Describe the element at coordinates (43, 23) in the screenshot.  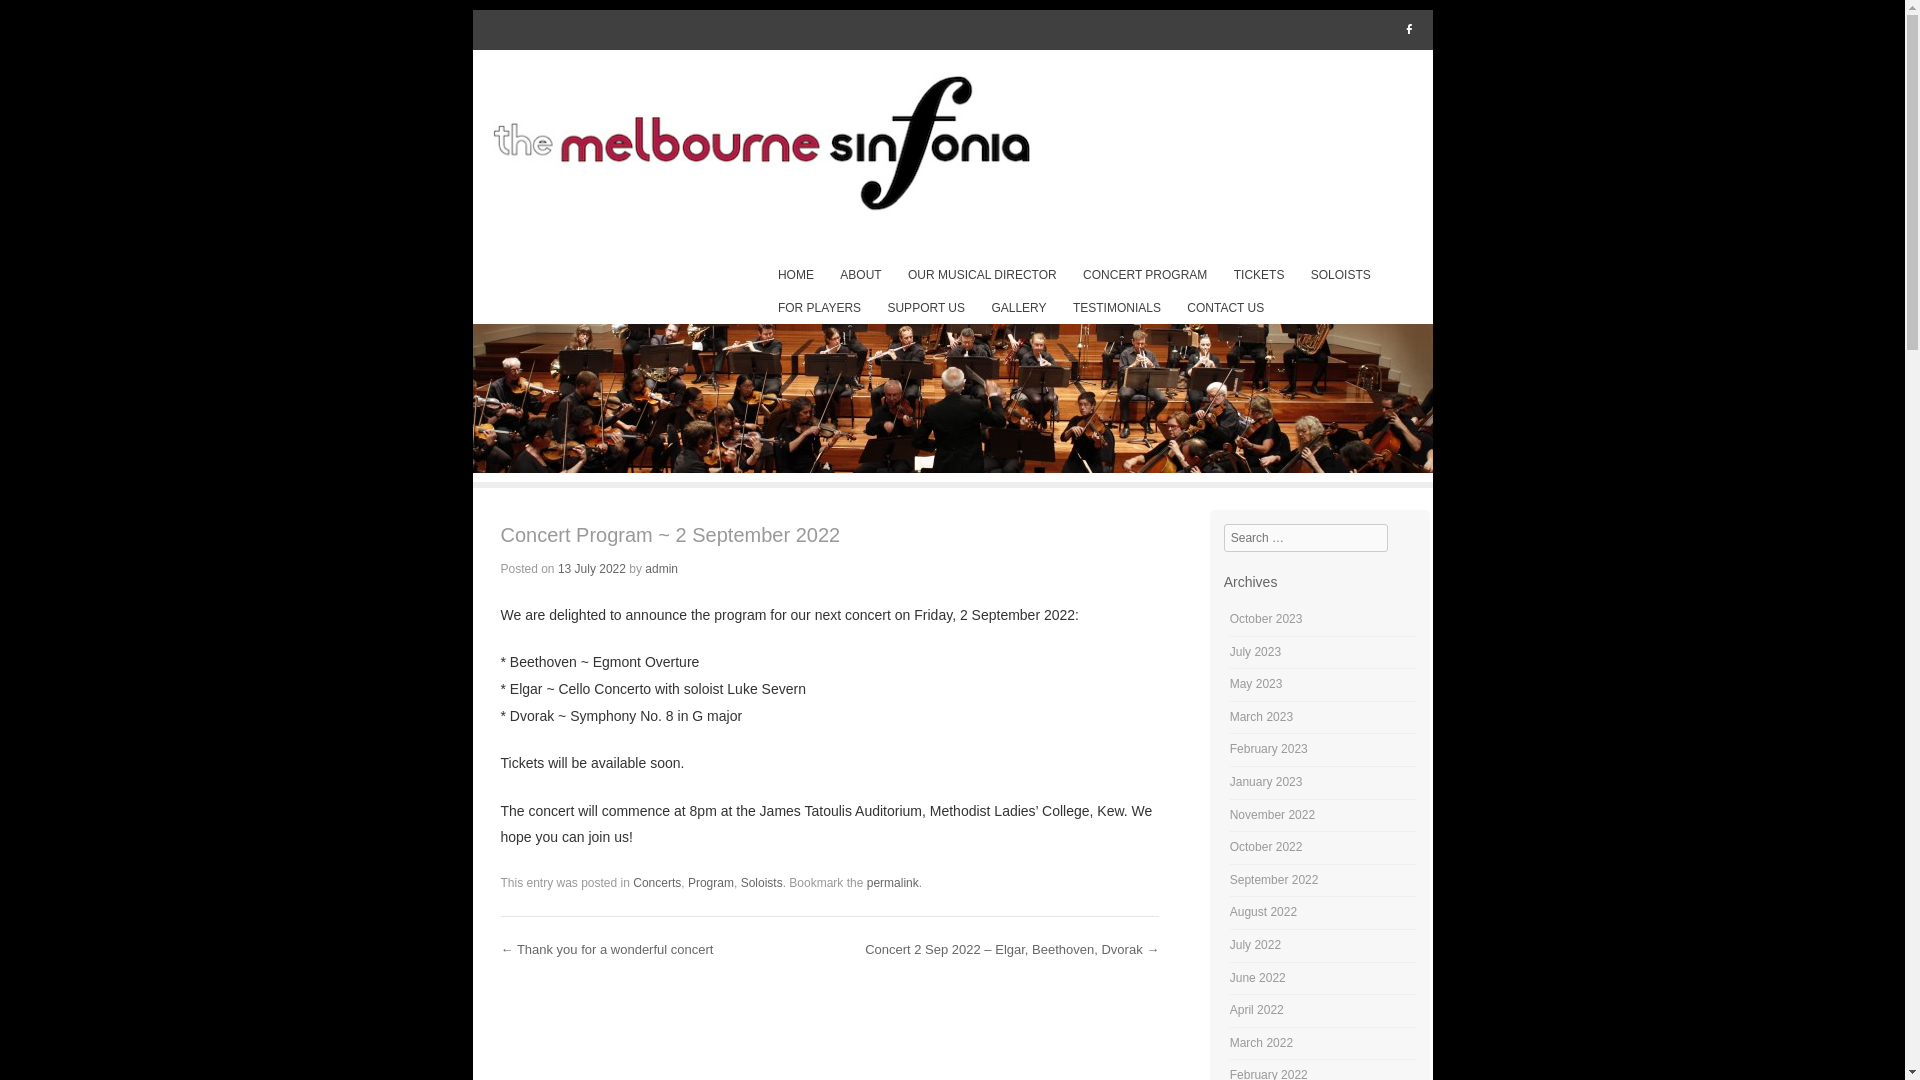
I see `'Search'` at that location.